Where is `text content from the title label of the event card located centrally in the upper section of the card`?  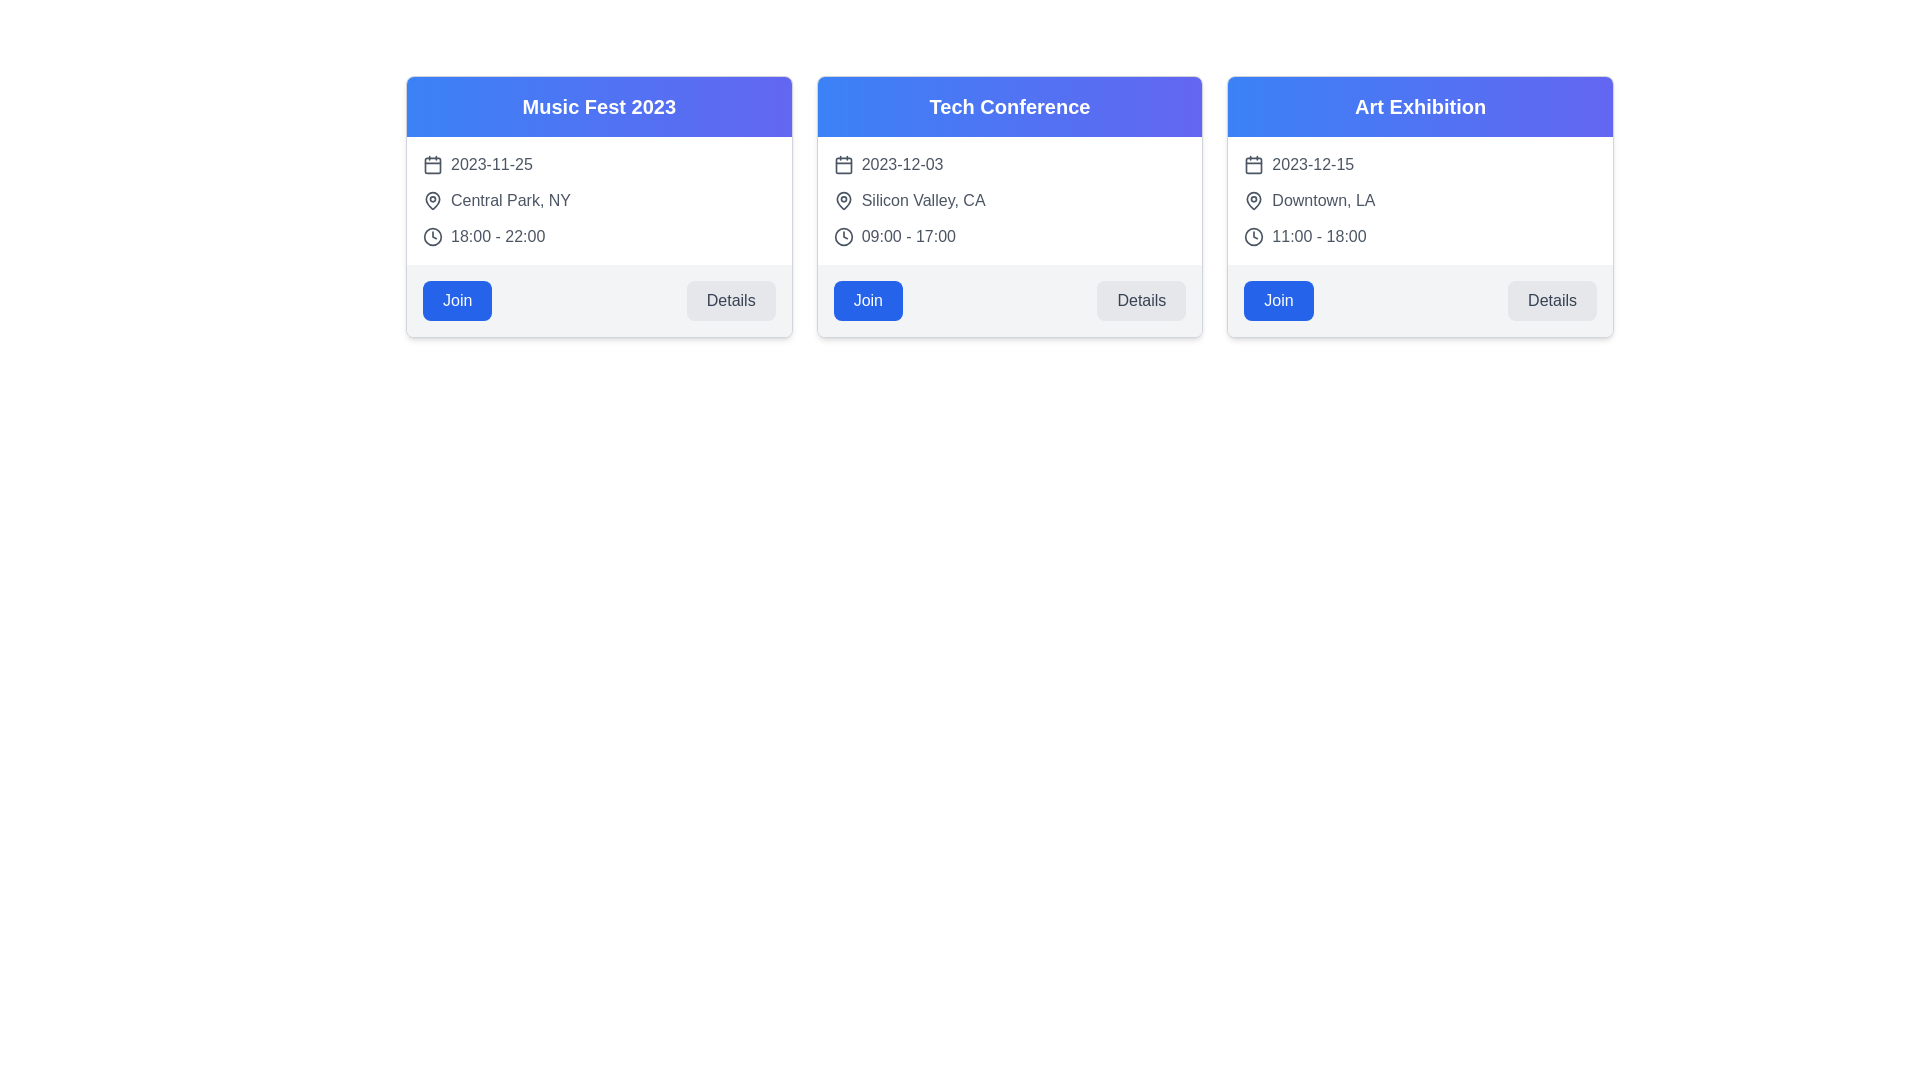
text content from the title label of the event card located centrally in the upper section of the card is located at coordinates (1009, 107).